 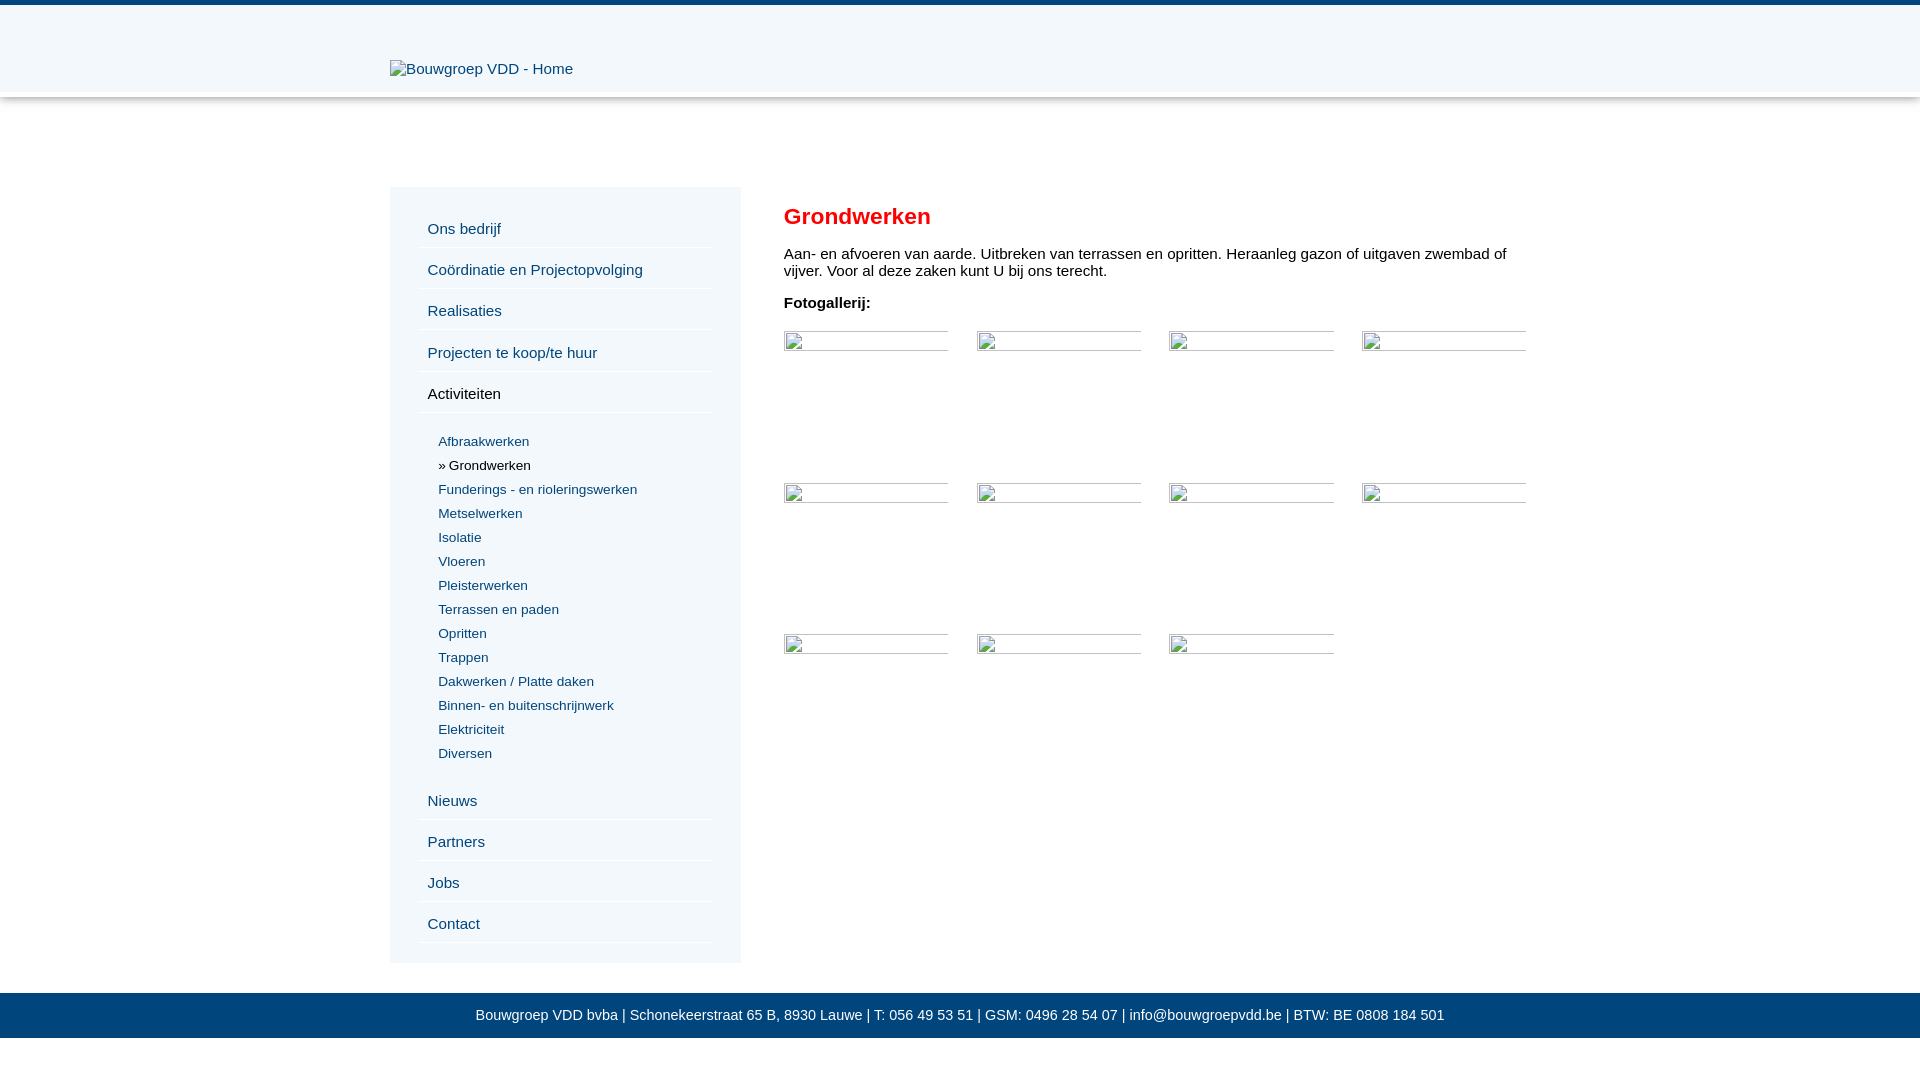 I want to click on 'Partners', so click(x=416, y=841).